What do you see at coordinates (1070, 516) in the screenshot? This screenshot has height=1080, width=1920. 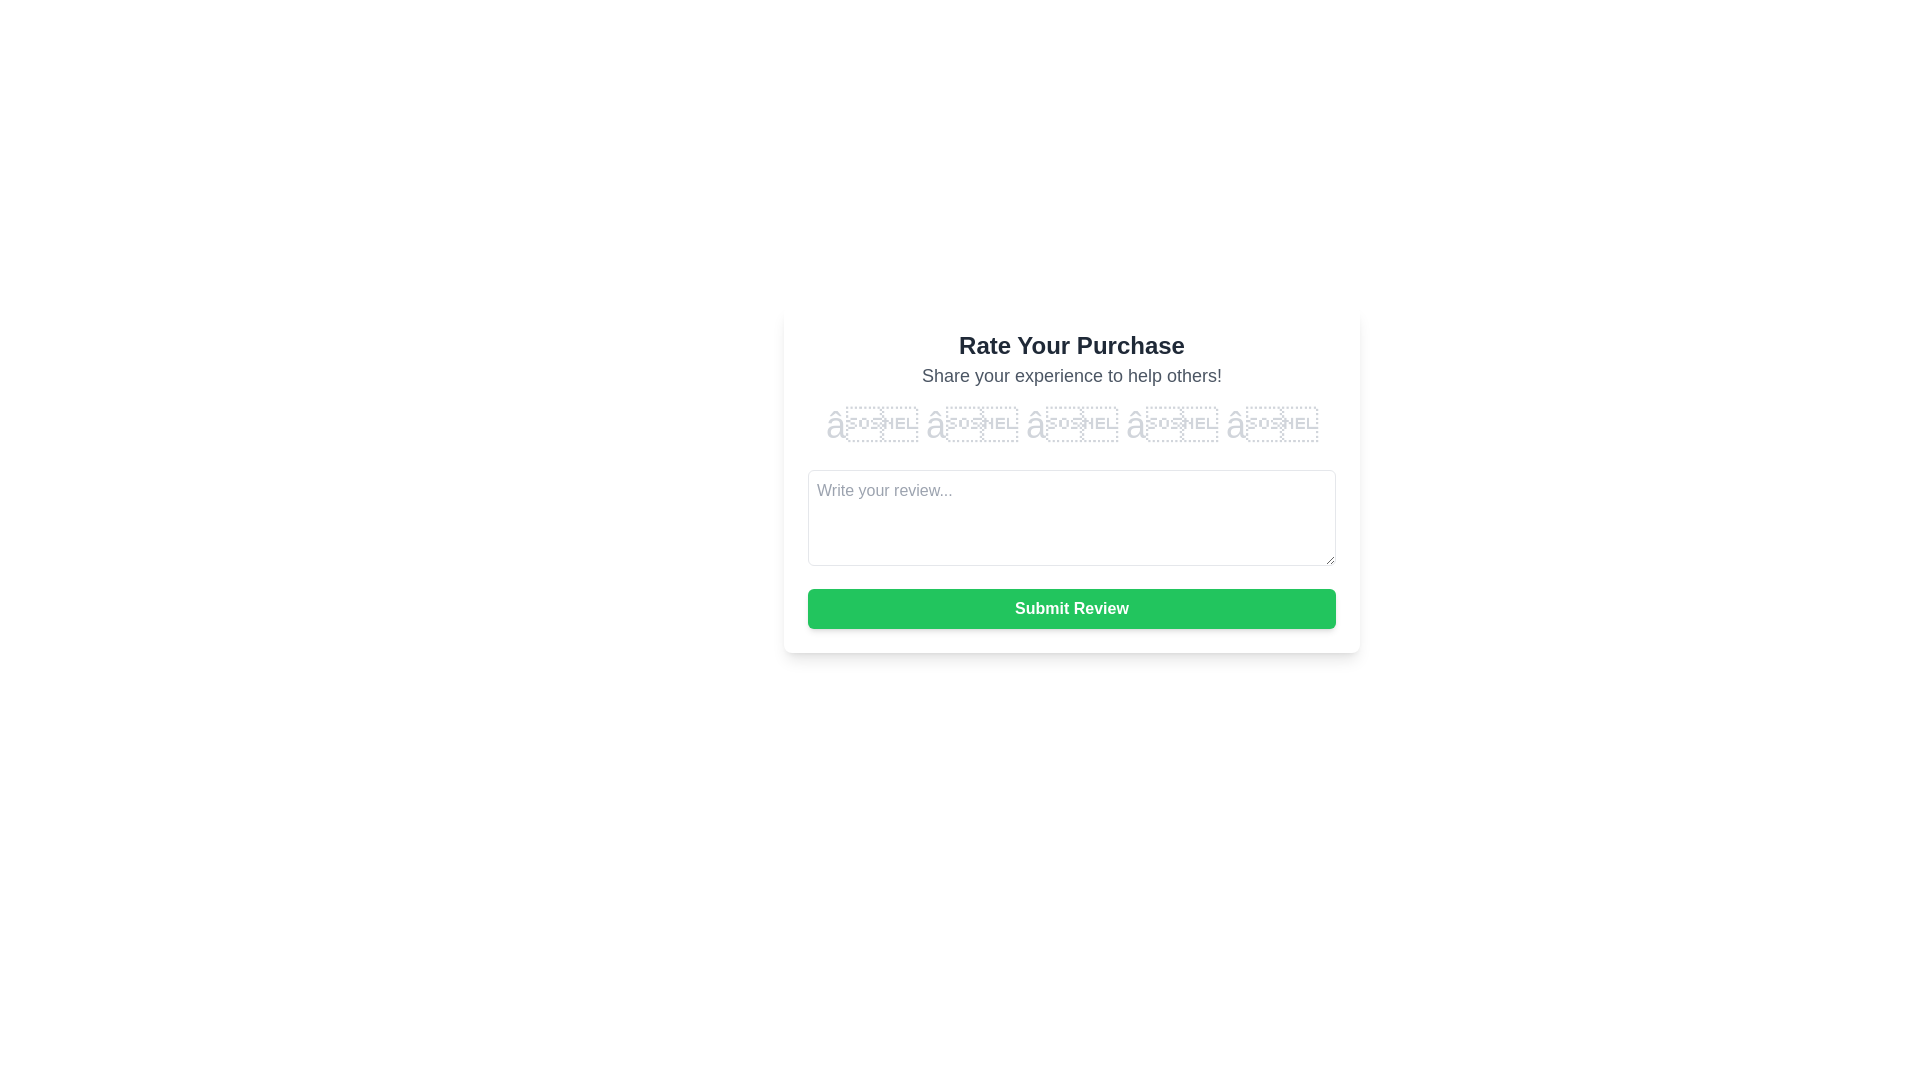 I see `the text box to activate it for typing a review` at bounding box center [1070, 516].